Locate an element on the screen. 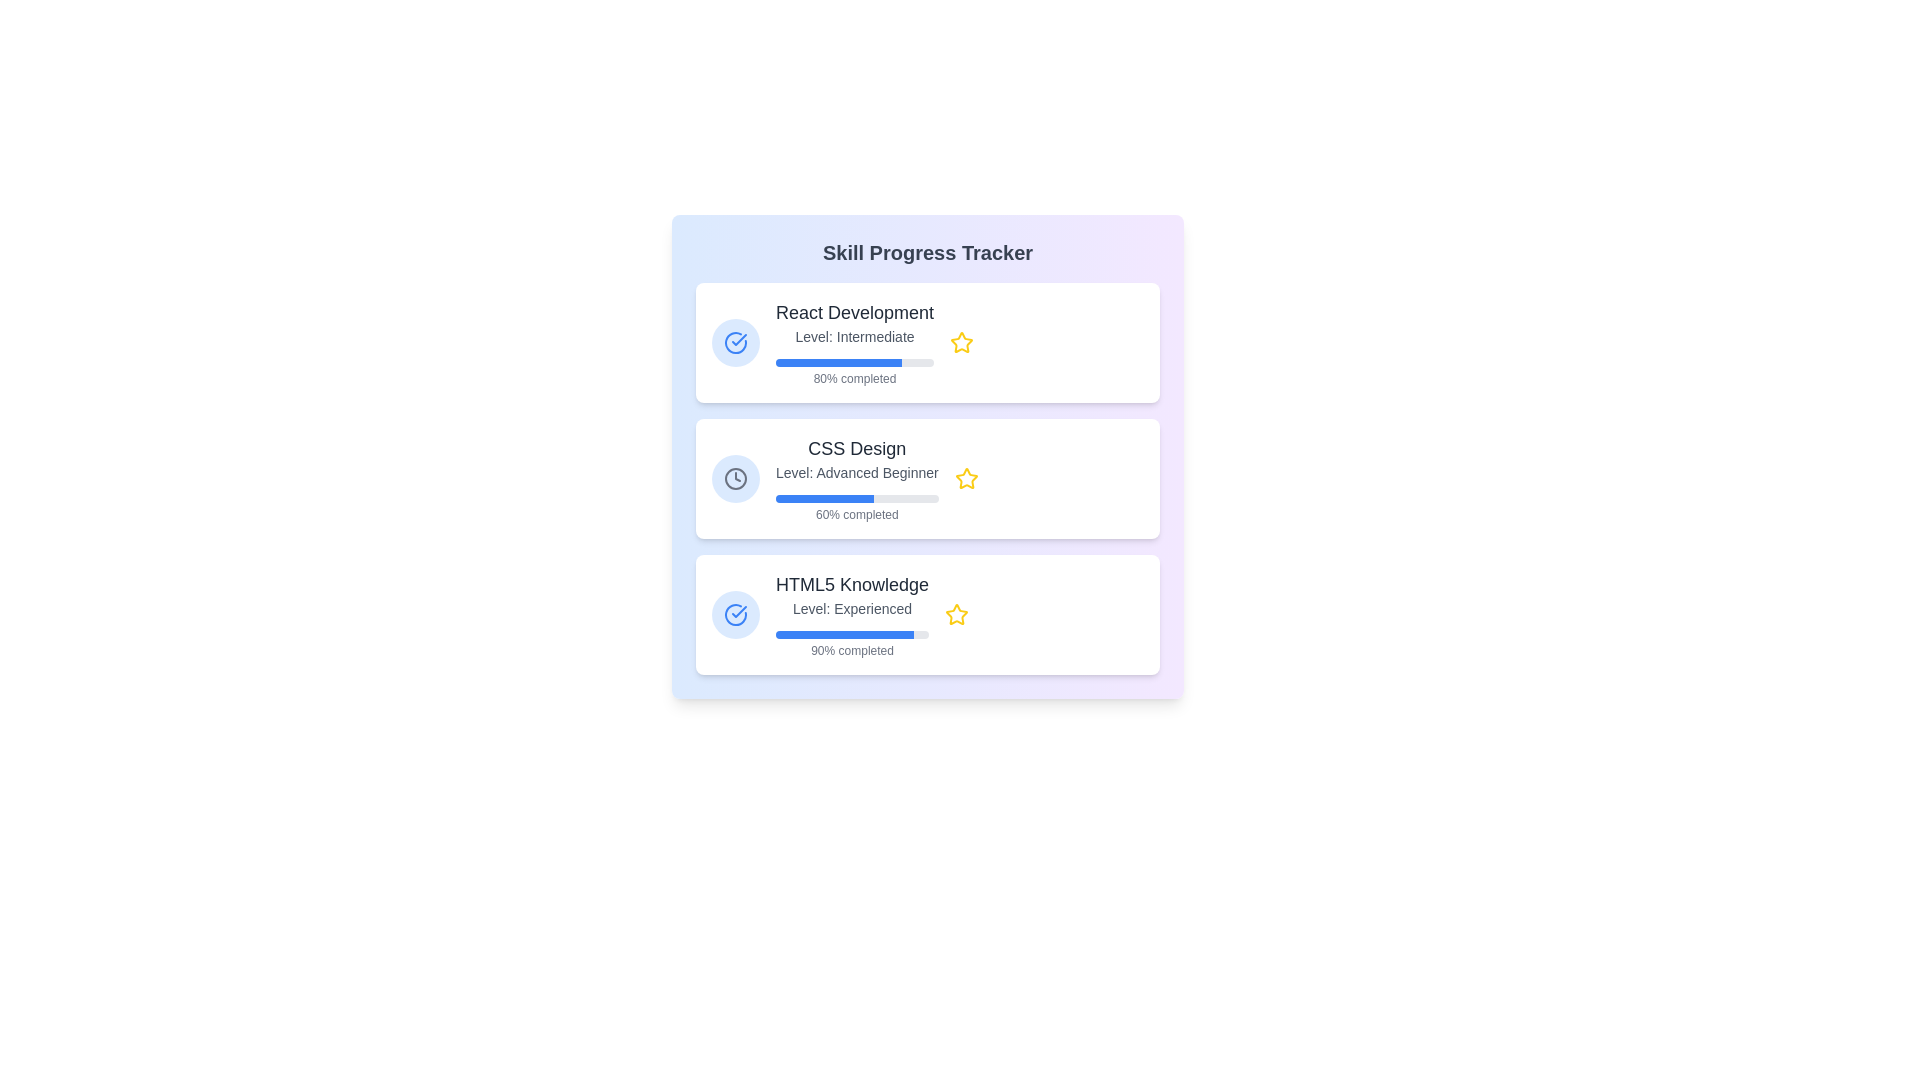 This screenshot has height=1080, width=1920. the third item in the vertical list of the 'Skill Progress Tracker' section, which displays the user's progress in HTML5 is located at coordinates (926, 613).